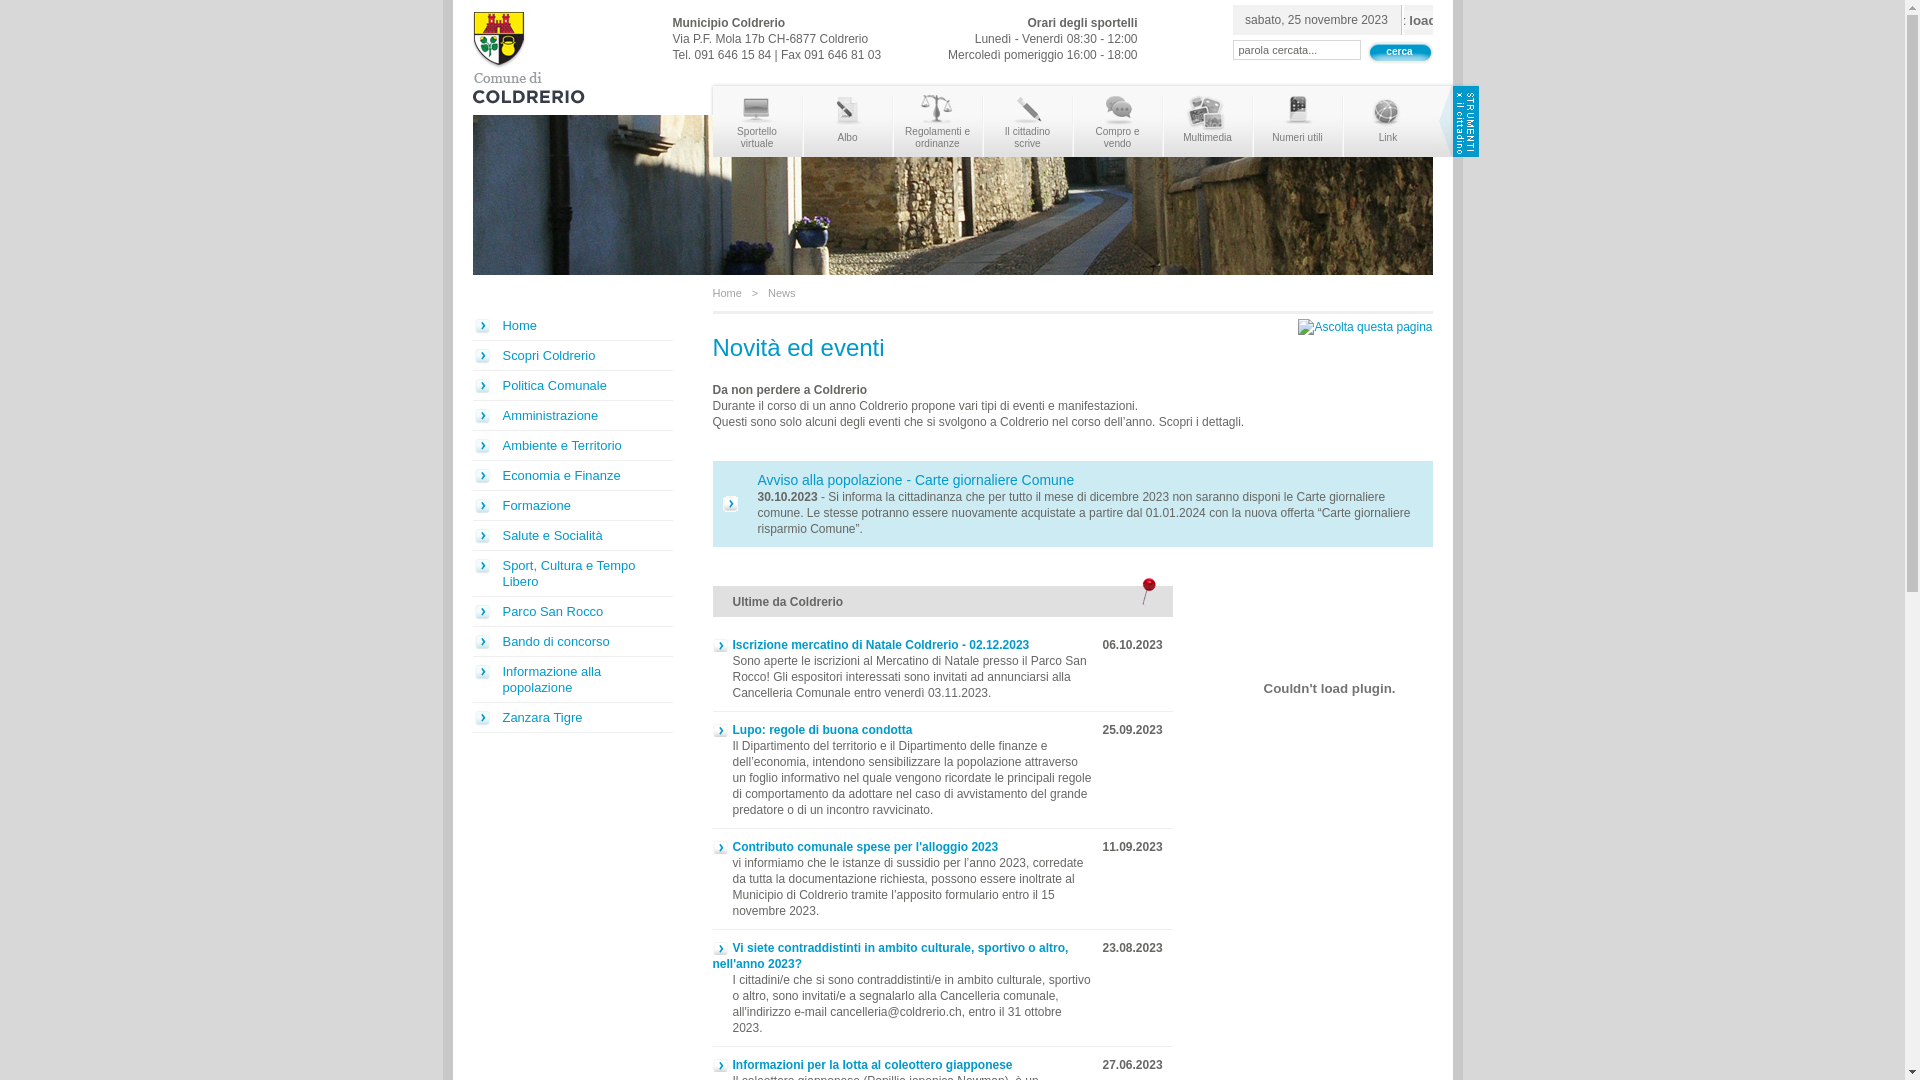 The image size is (1920, 1080). I want to click on 'Informazioni per la lotta al coleottero giapponese', so click(862, 1063).